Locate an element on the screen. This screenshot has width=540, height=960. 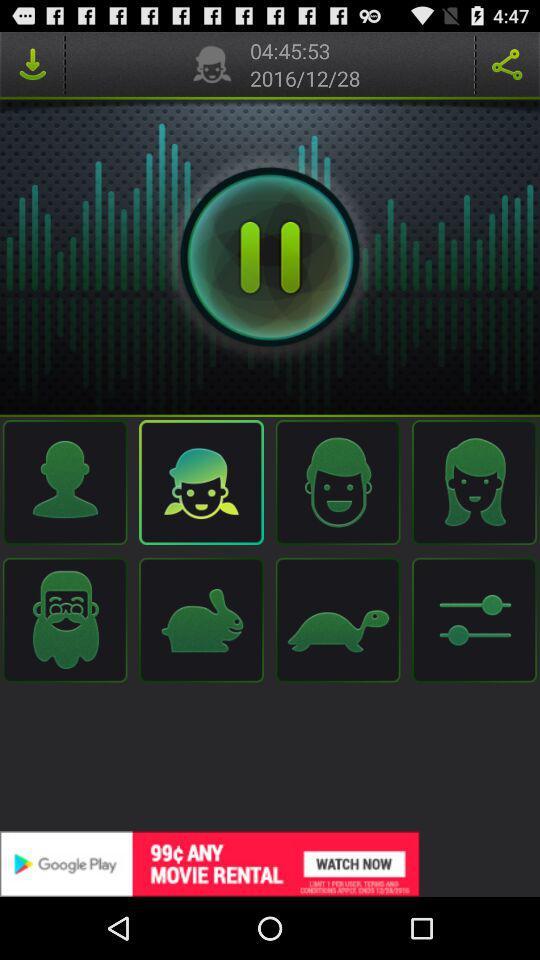
pause is located at coordinates (270, 256).